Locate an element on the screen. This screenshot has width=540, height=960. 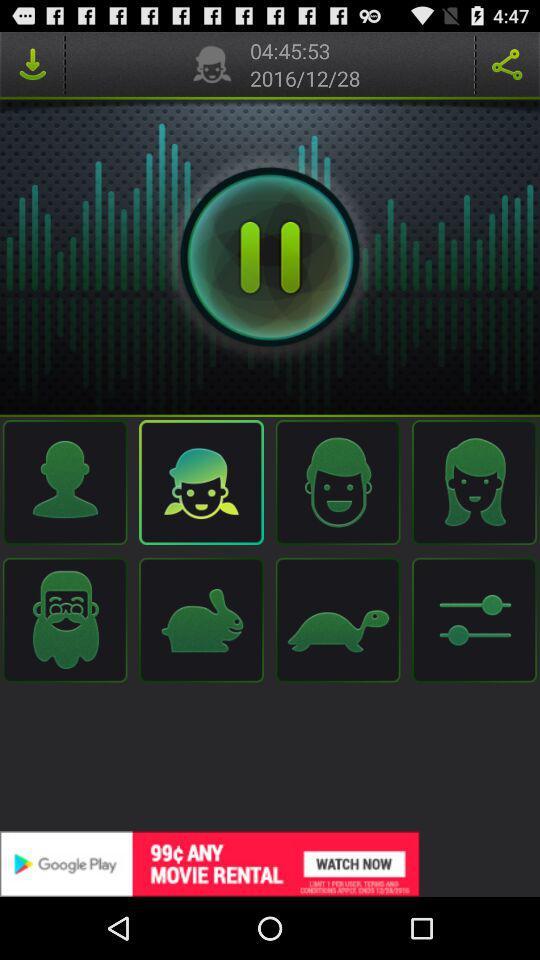
pause is located at coordinates (270, 256).